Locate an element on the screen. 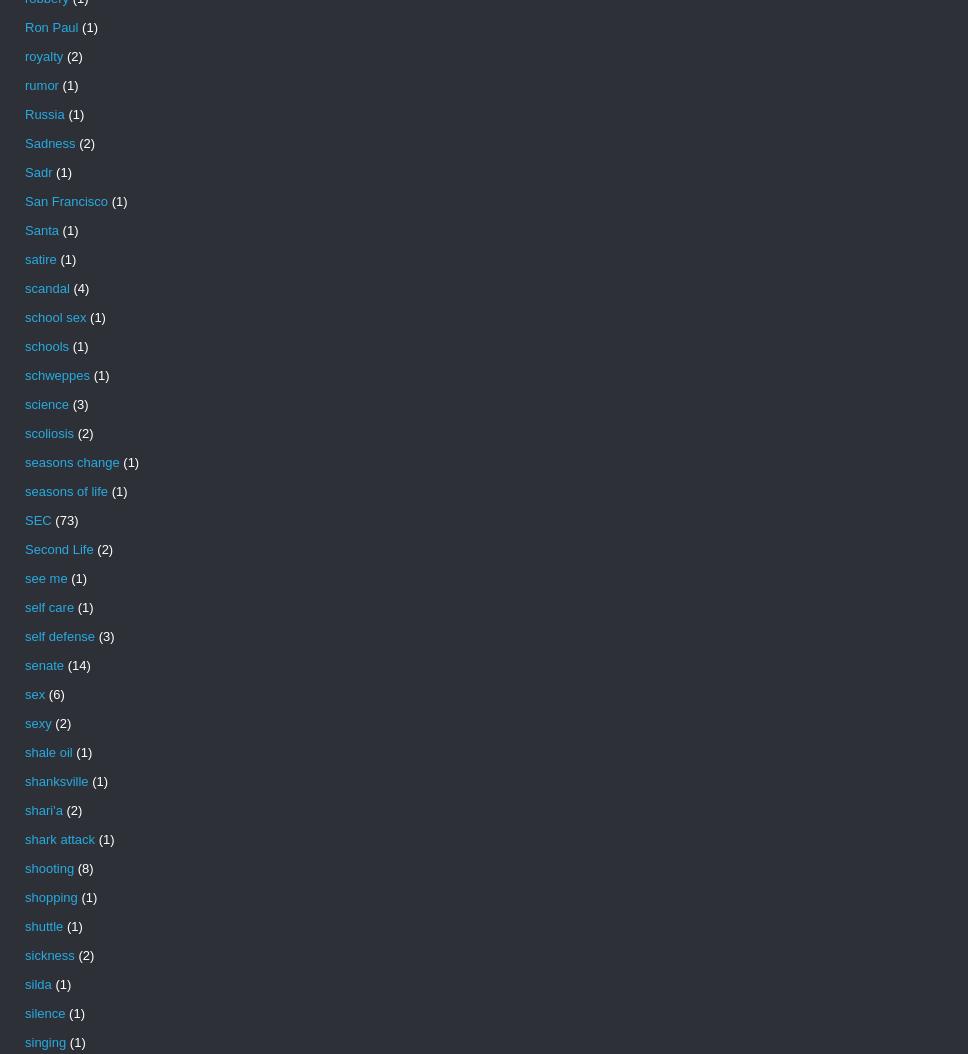  'senate' is located at coordinates (43, 665).